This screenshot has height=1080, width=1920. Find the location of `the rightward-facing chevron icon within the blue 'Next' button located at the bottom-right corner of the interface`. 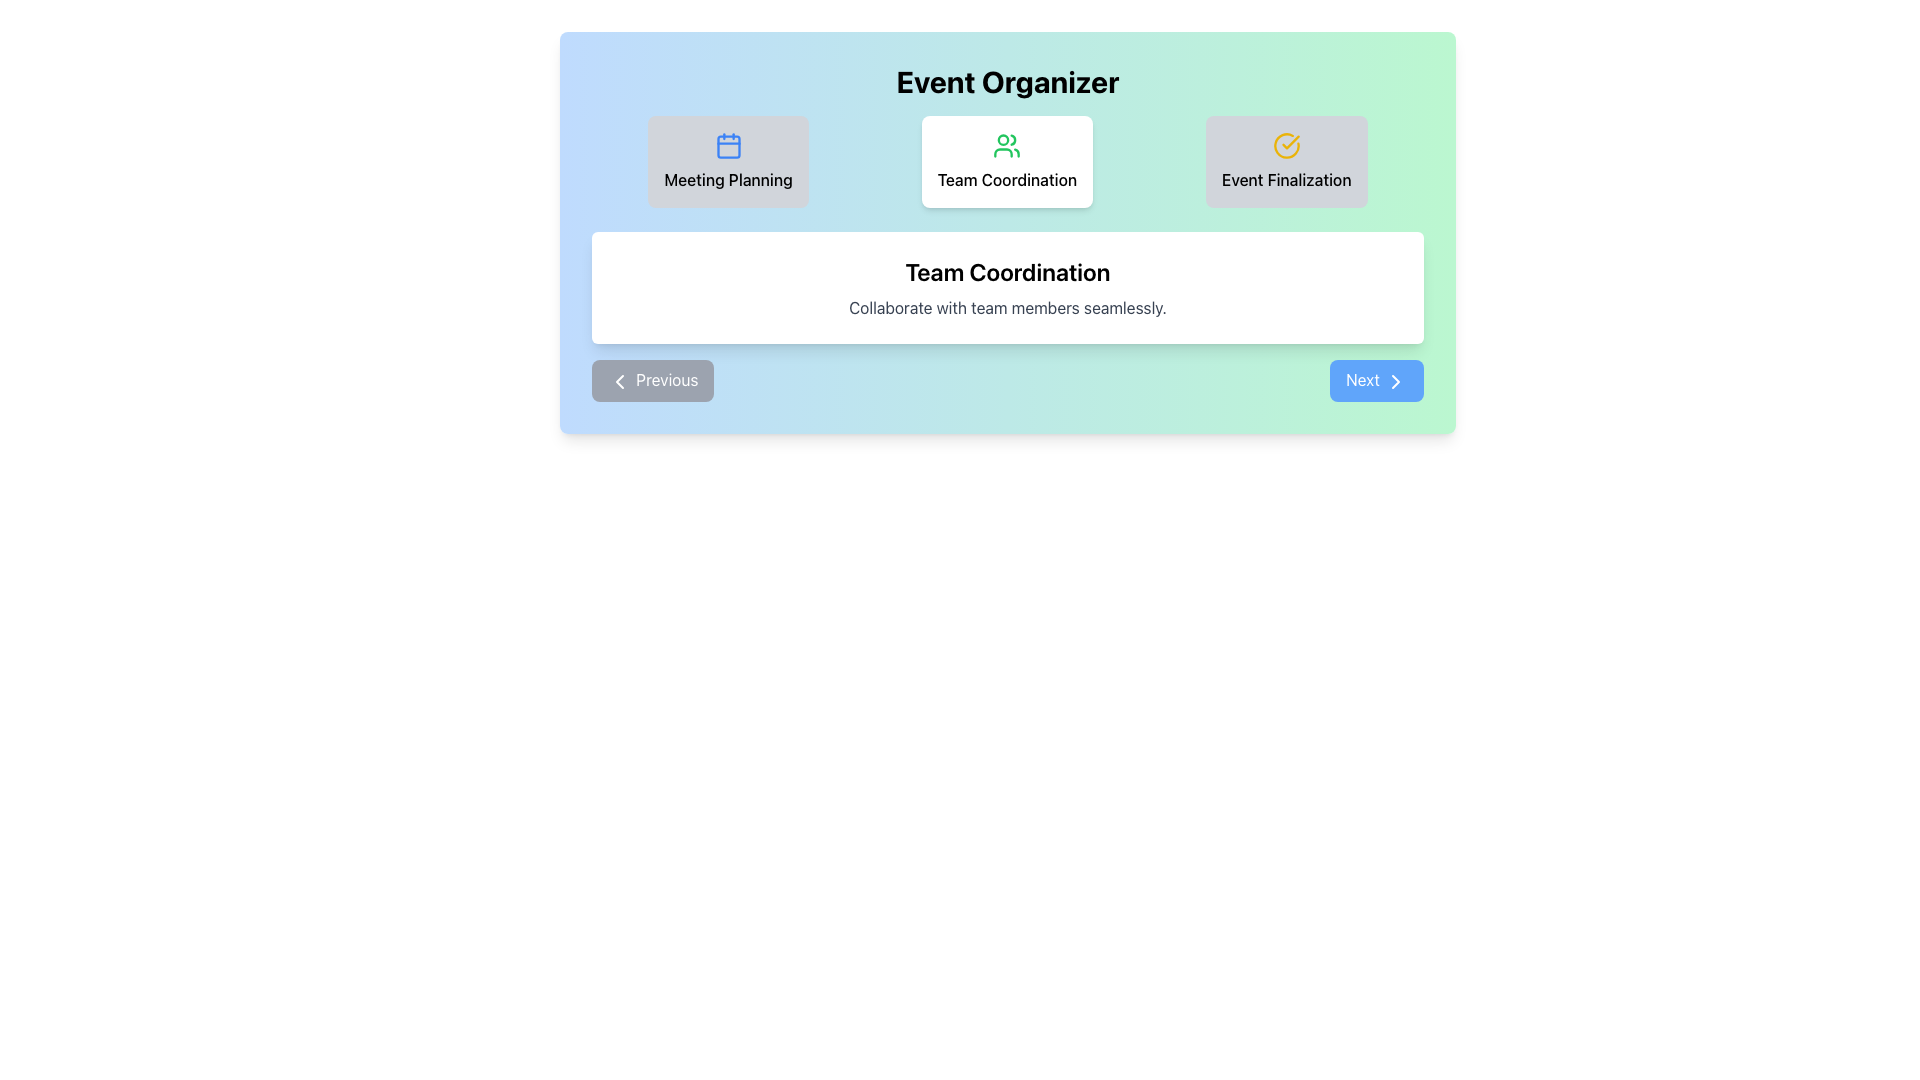

the rightward-facing chevron icon within the blue 'Next' button located at the bottom-right corner of the interface is located at coordinates (1395, 381).